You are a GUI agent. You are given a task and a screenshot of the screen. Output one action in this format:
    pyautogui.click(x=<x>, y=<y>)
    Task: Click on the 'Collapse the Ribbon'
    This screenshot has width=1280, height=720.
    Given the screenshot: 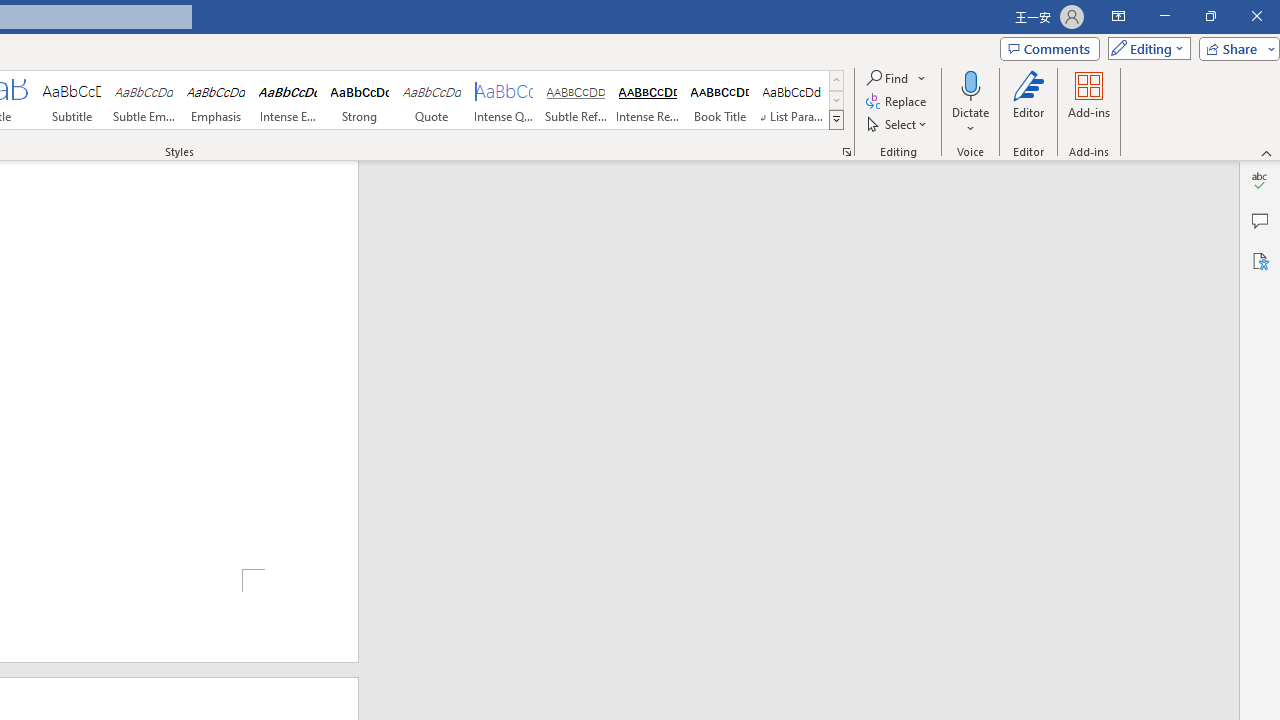 What is the action you would take?
    pyautogui.click(x=1266, y=152)
    